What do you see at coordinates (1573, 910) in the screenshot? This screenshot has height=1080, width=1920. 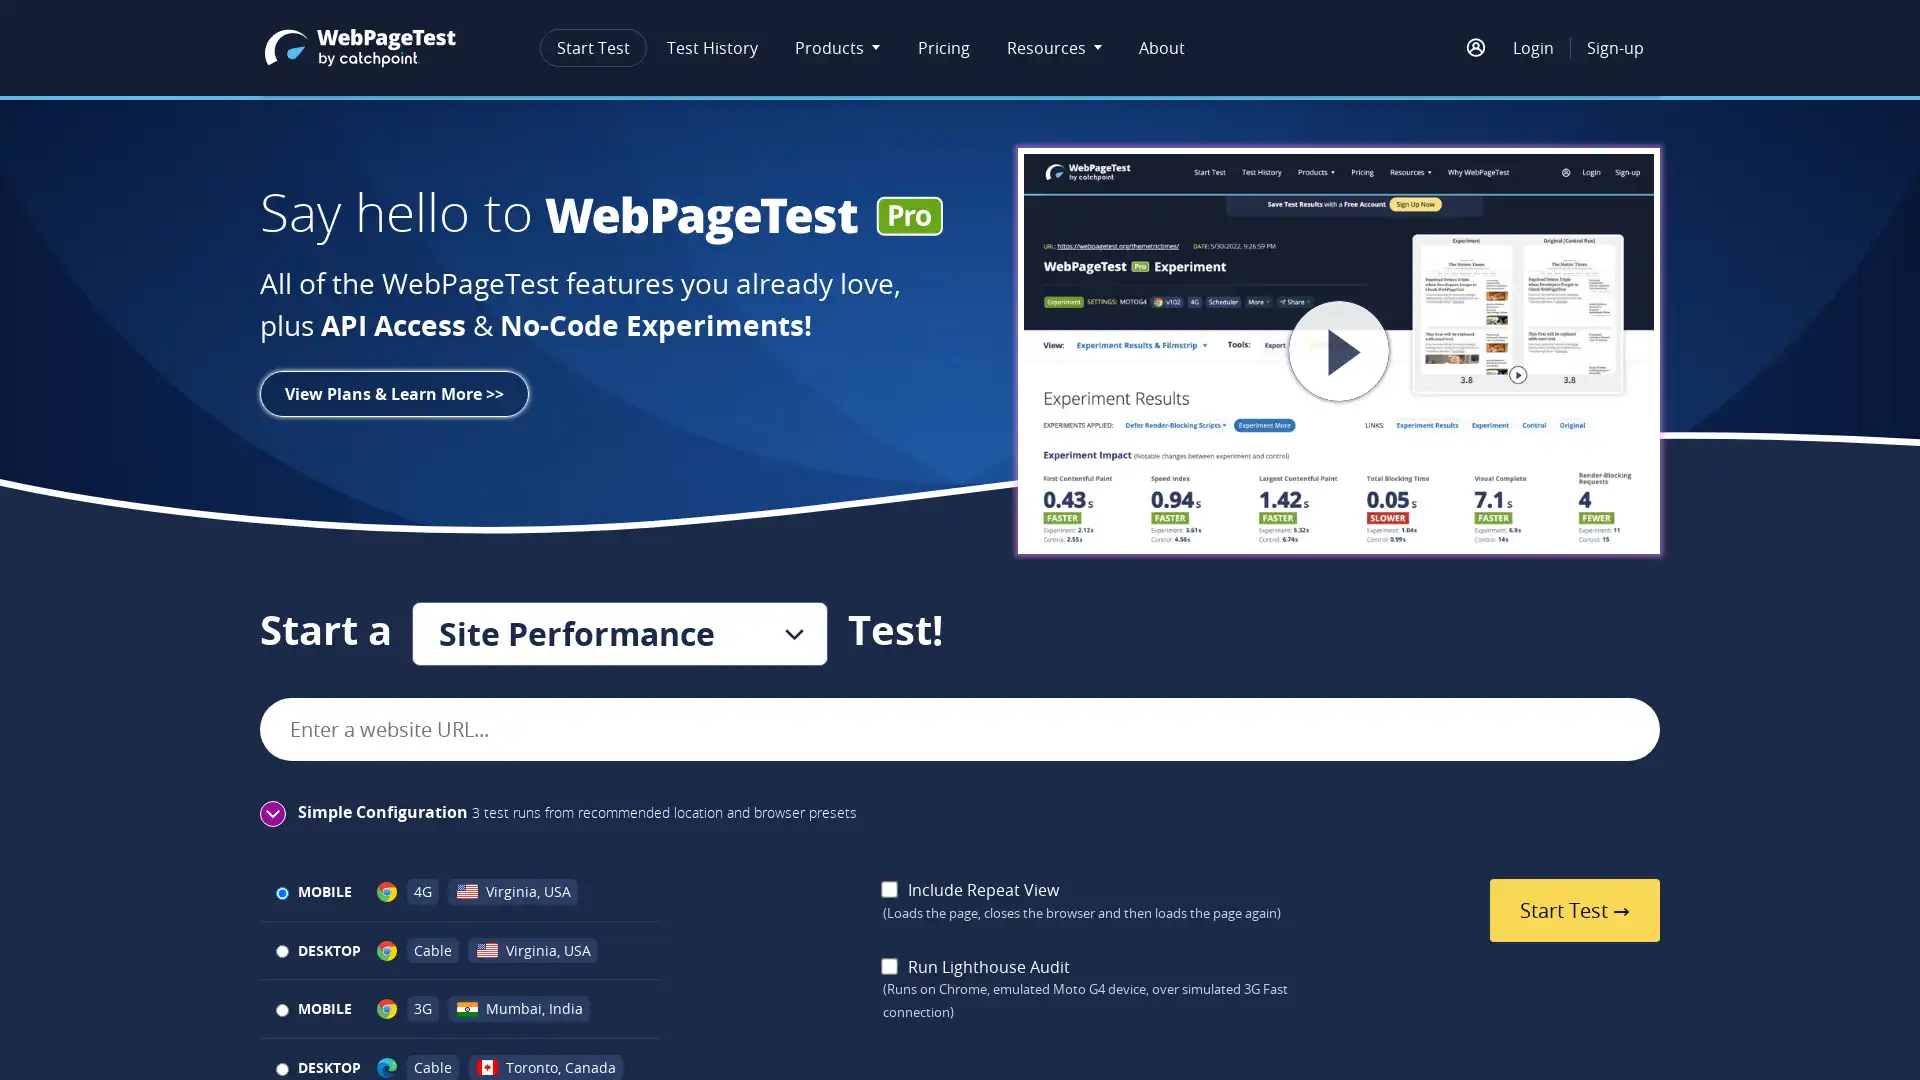 I see `Start Test` at bounding box center [1573, 910].